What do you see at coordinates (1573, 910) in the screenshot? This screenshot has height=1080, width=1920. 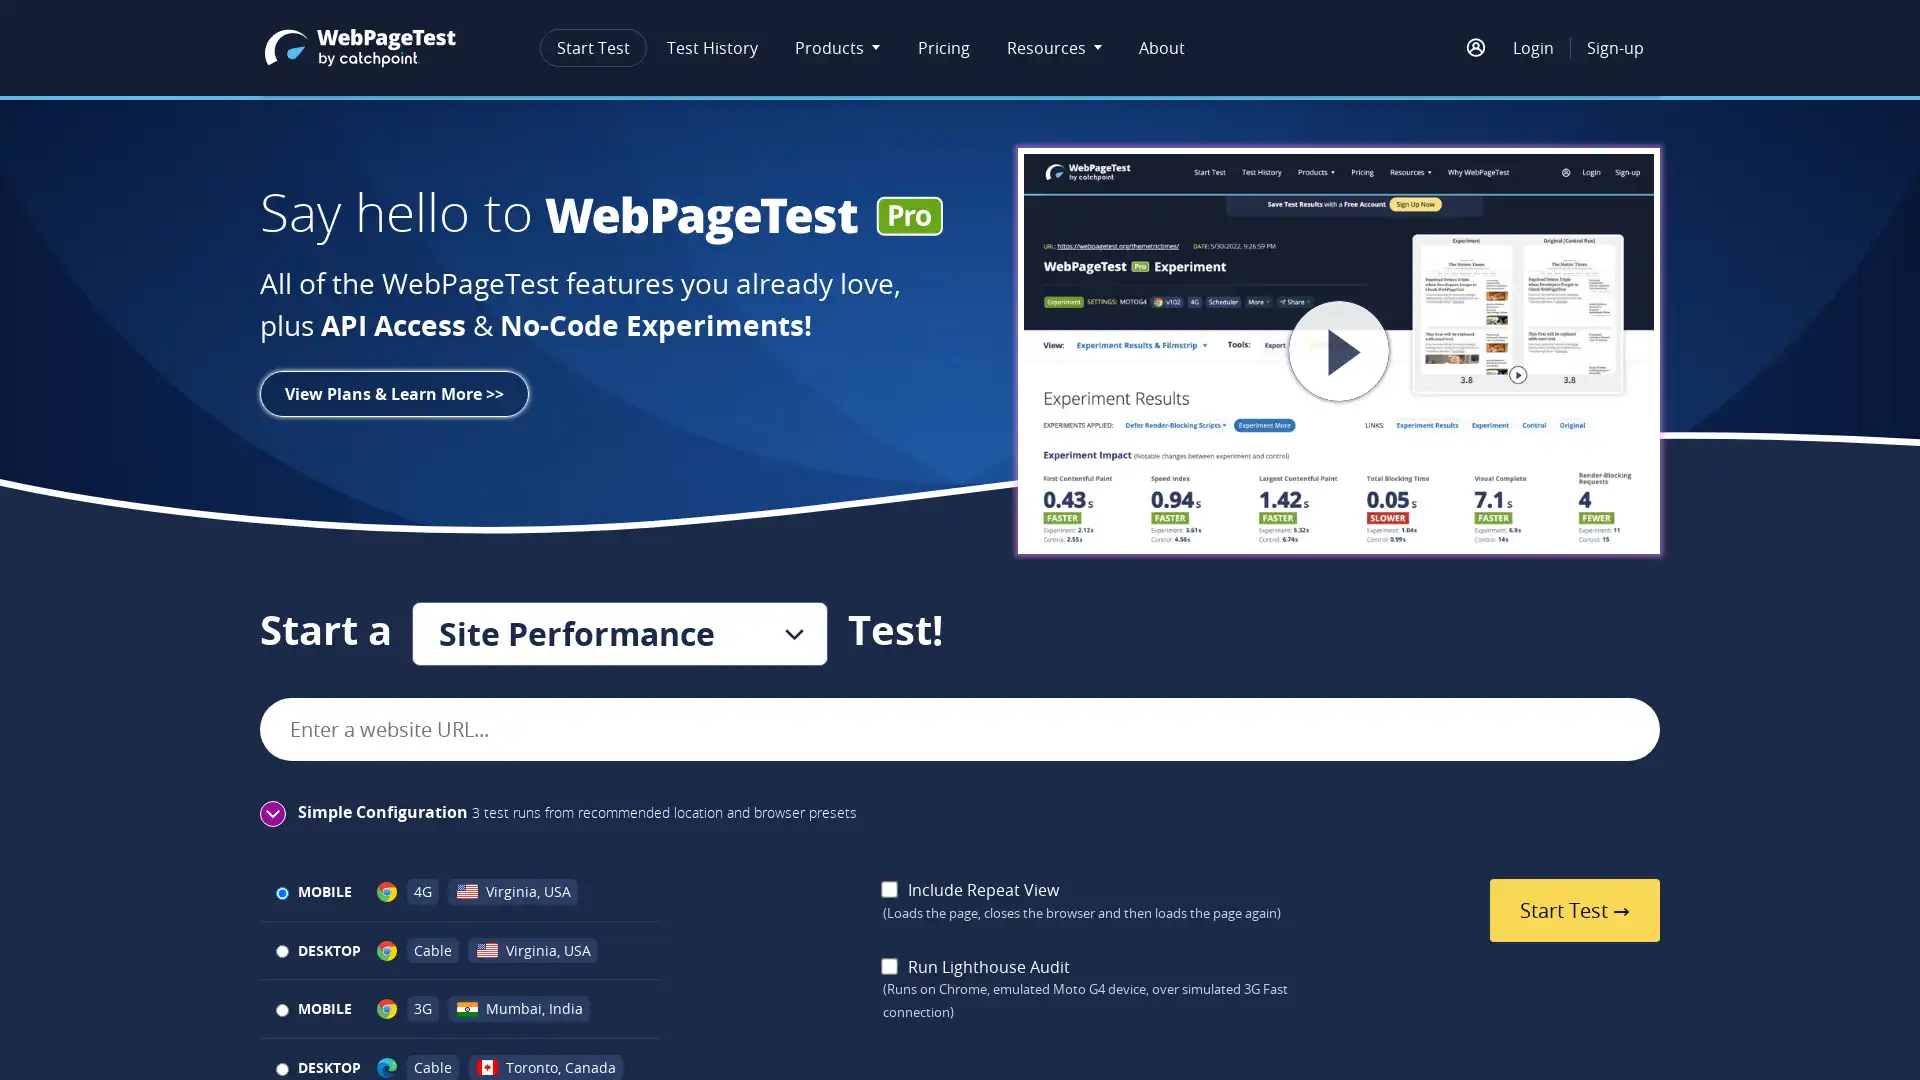 I see `Start Test` at bounding box center [1573, 910].